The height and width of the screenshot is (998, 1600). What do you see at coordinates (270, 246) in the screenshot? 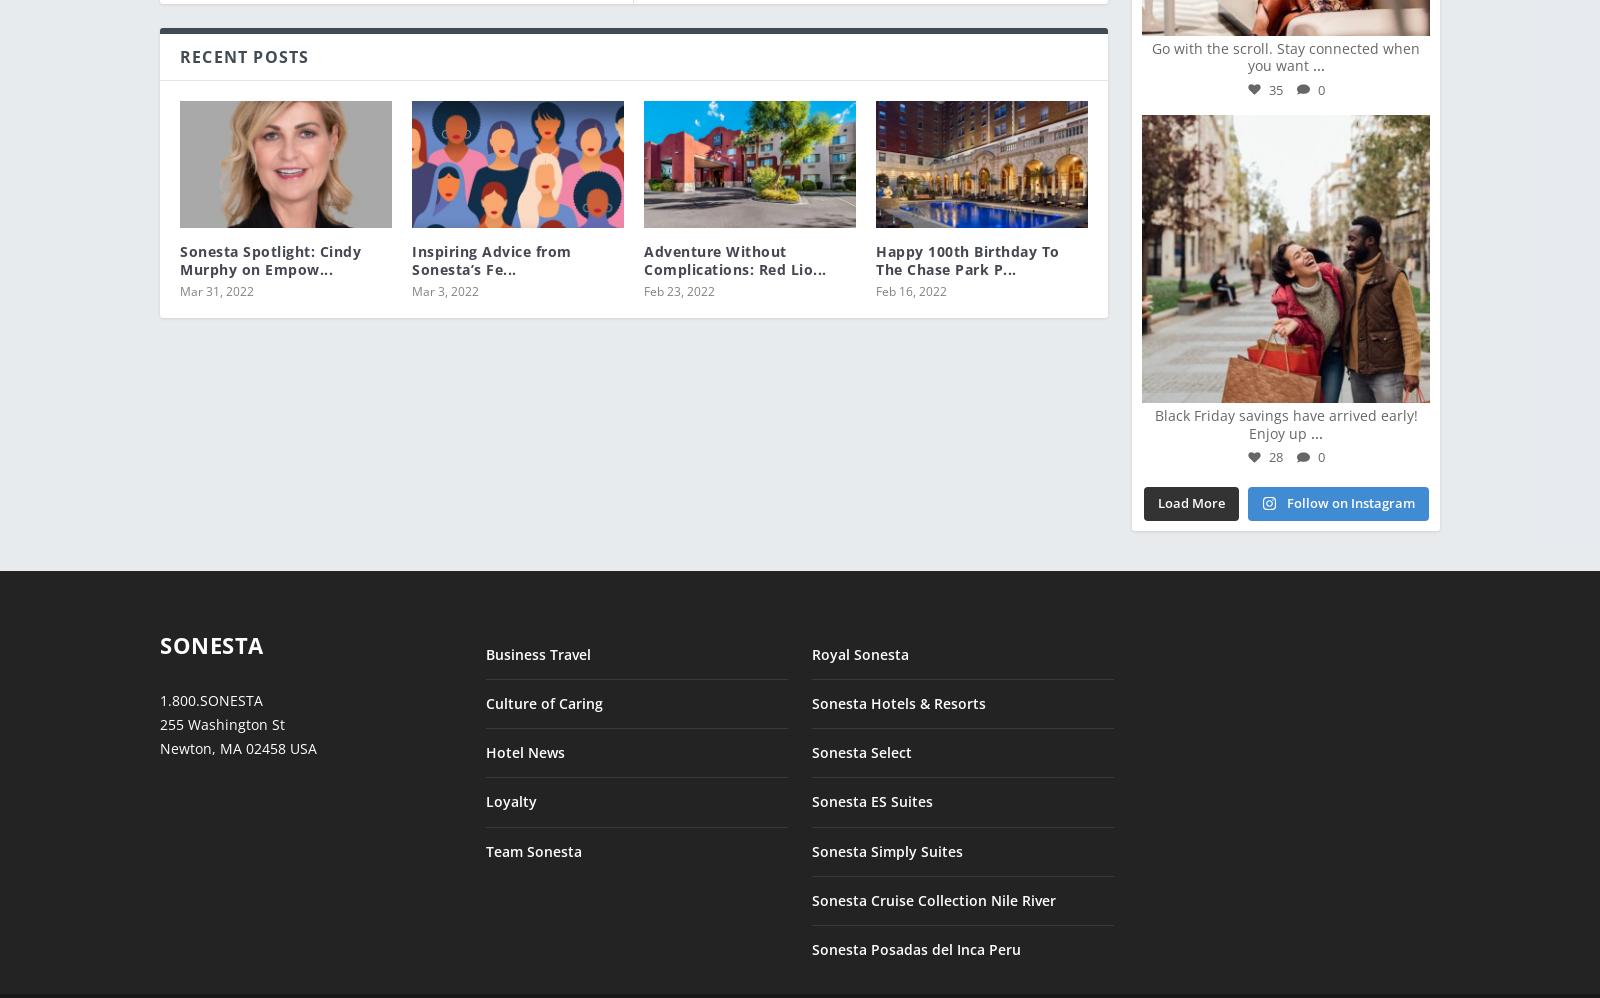
I see `'Sonesta Spotlight: Cindy Murphy on Empow...'` at bounding box center [270, 246].